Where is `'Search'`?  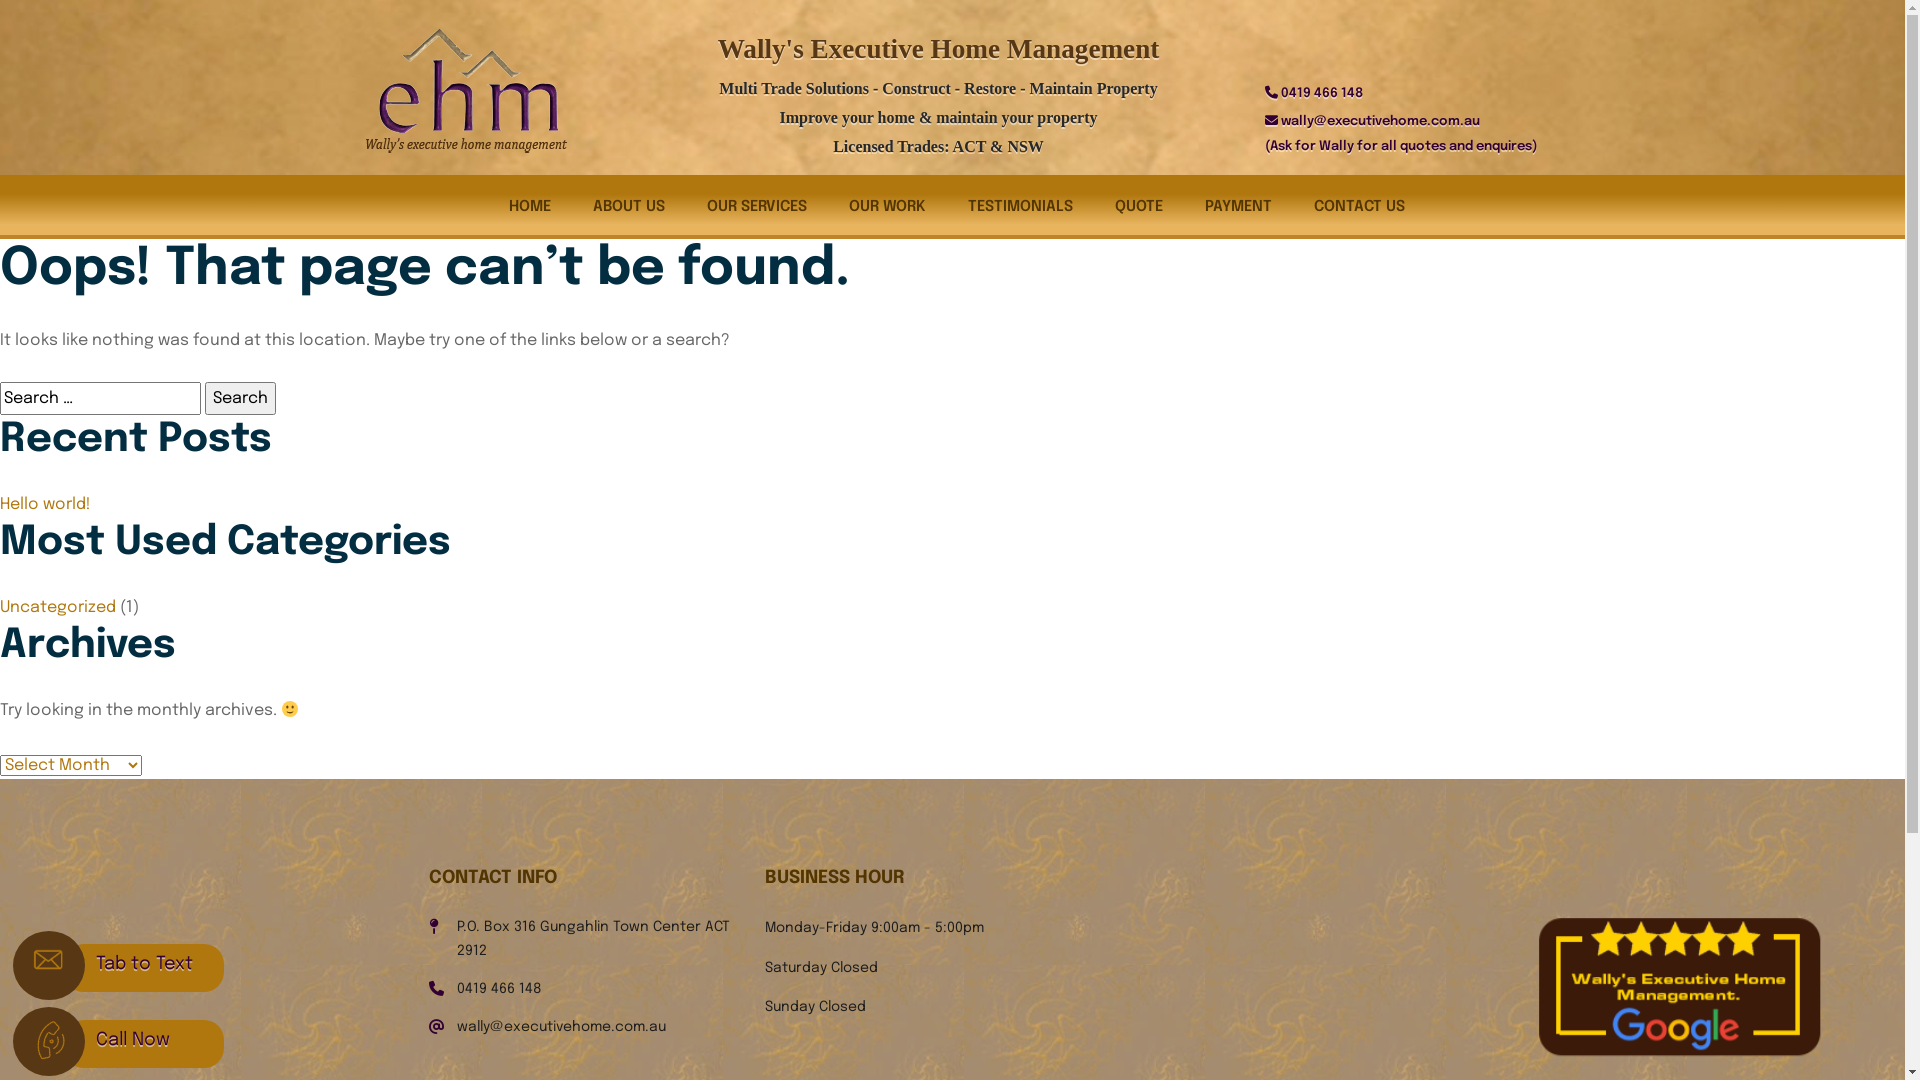 'Search' is located at coordinates (240, 398).